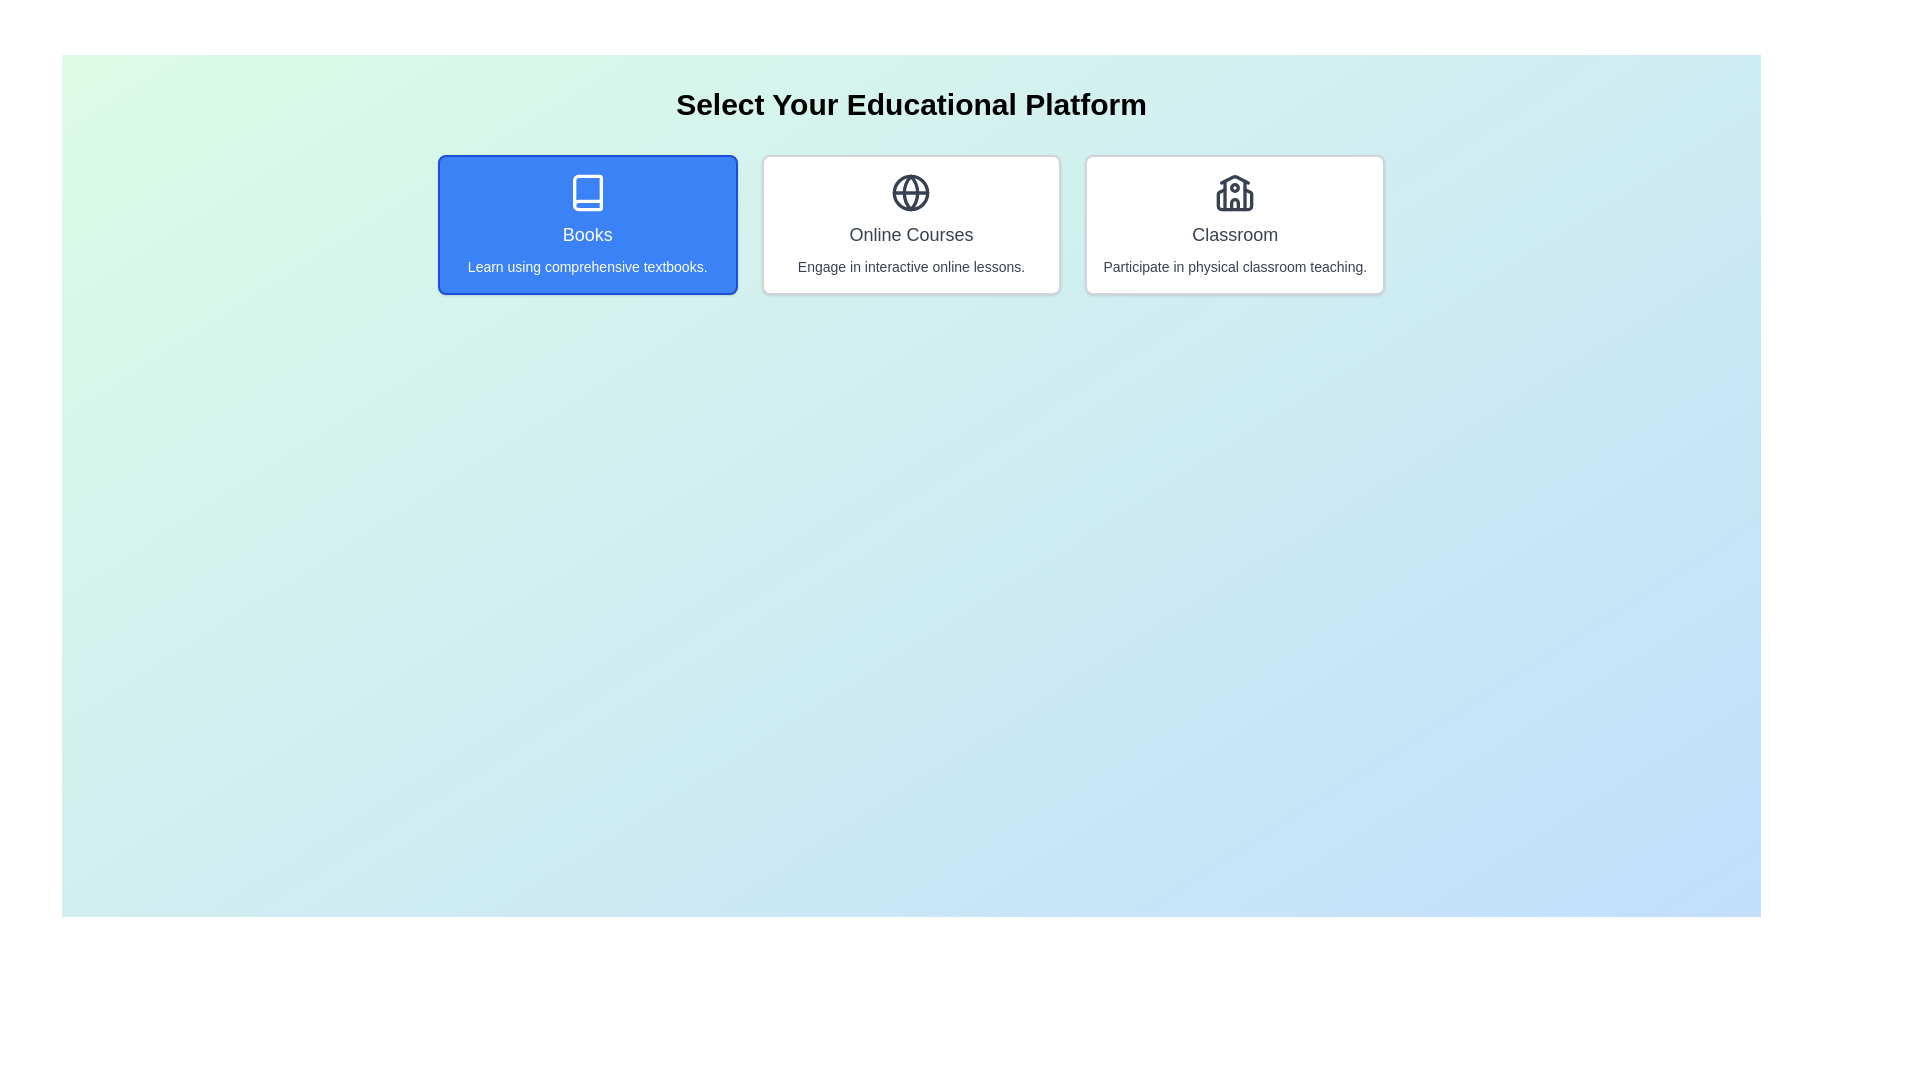 The height and width of the screenshot is (1080, 1920). What do you see at coordinates (586, 224) in the screenshot?
I see `the button corresponding to Books to select the educational platform` at bounding box center [586, 224].